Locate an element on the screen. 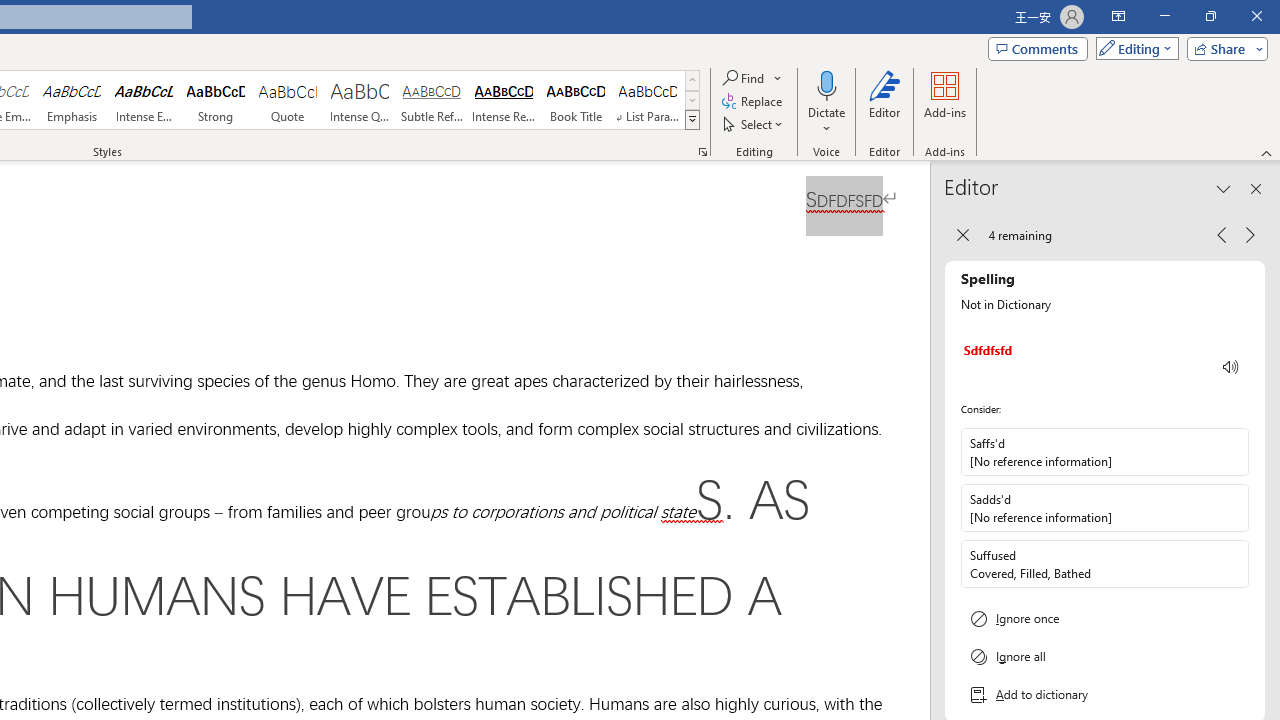  'Row up' is located at coordinates (692, 79).